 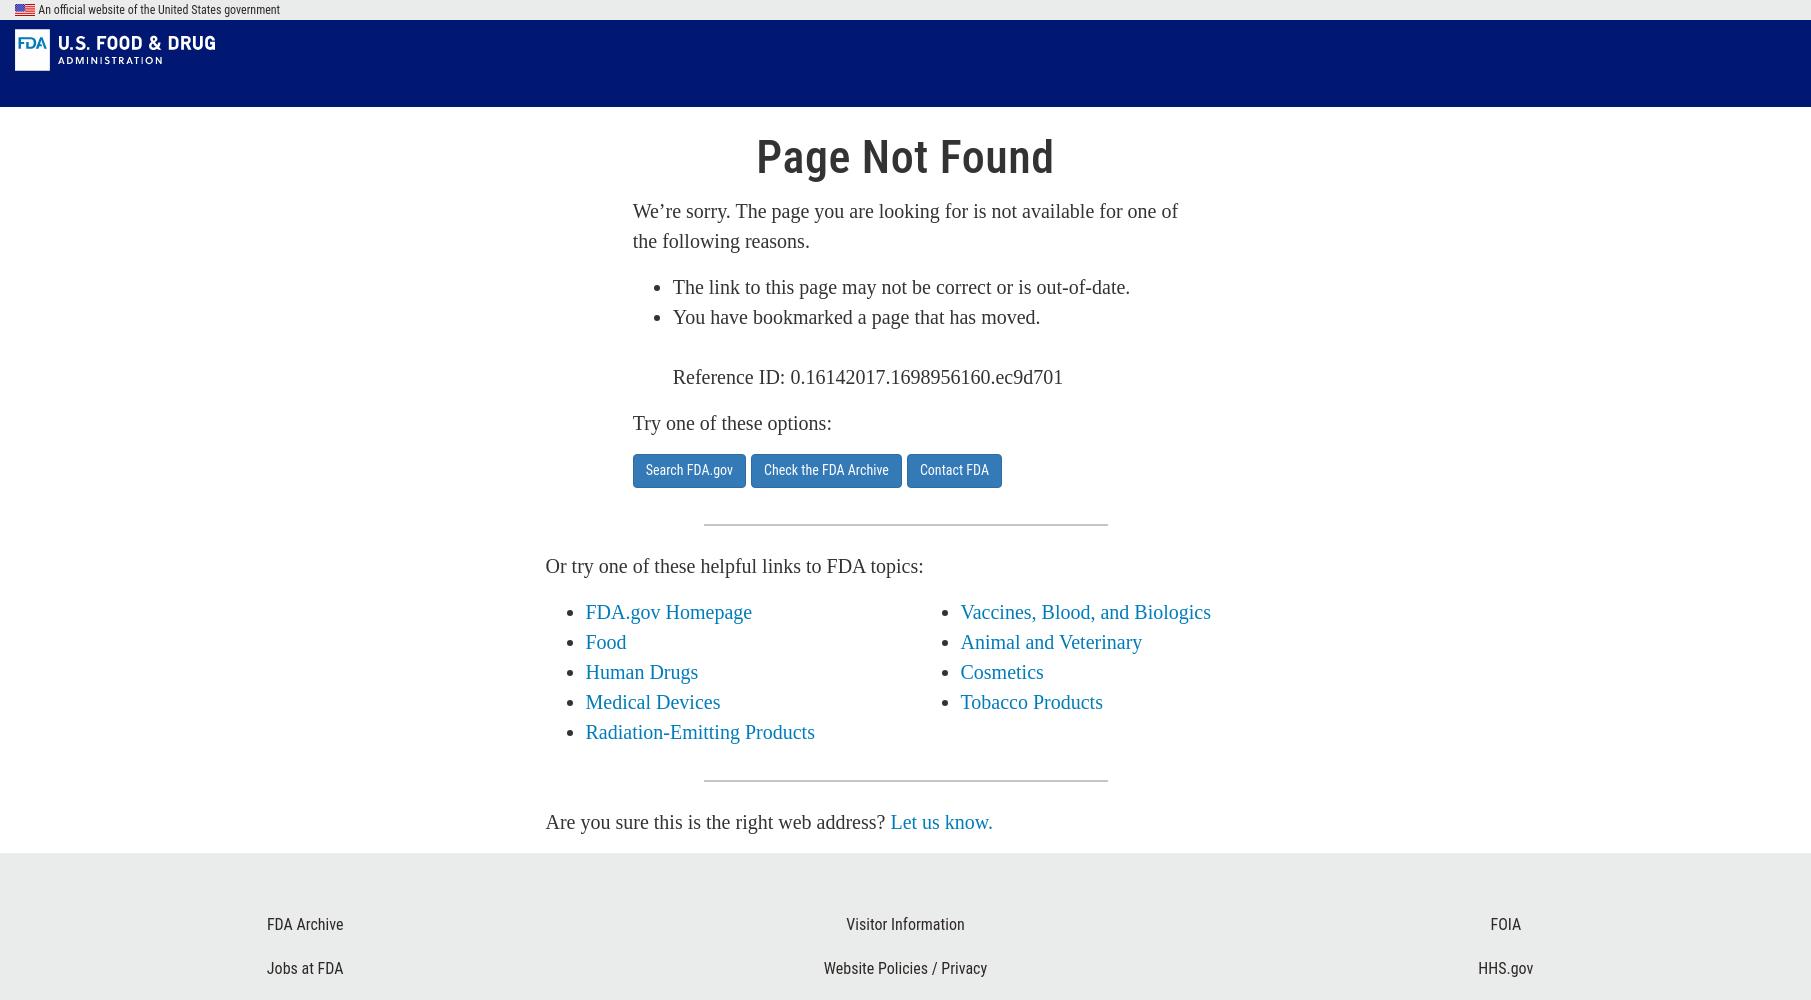 I want to click on 'Cosmetics', so click(x=1000, y=672).